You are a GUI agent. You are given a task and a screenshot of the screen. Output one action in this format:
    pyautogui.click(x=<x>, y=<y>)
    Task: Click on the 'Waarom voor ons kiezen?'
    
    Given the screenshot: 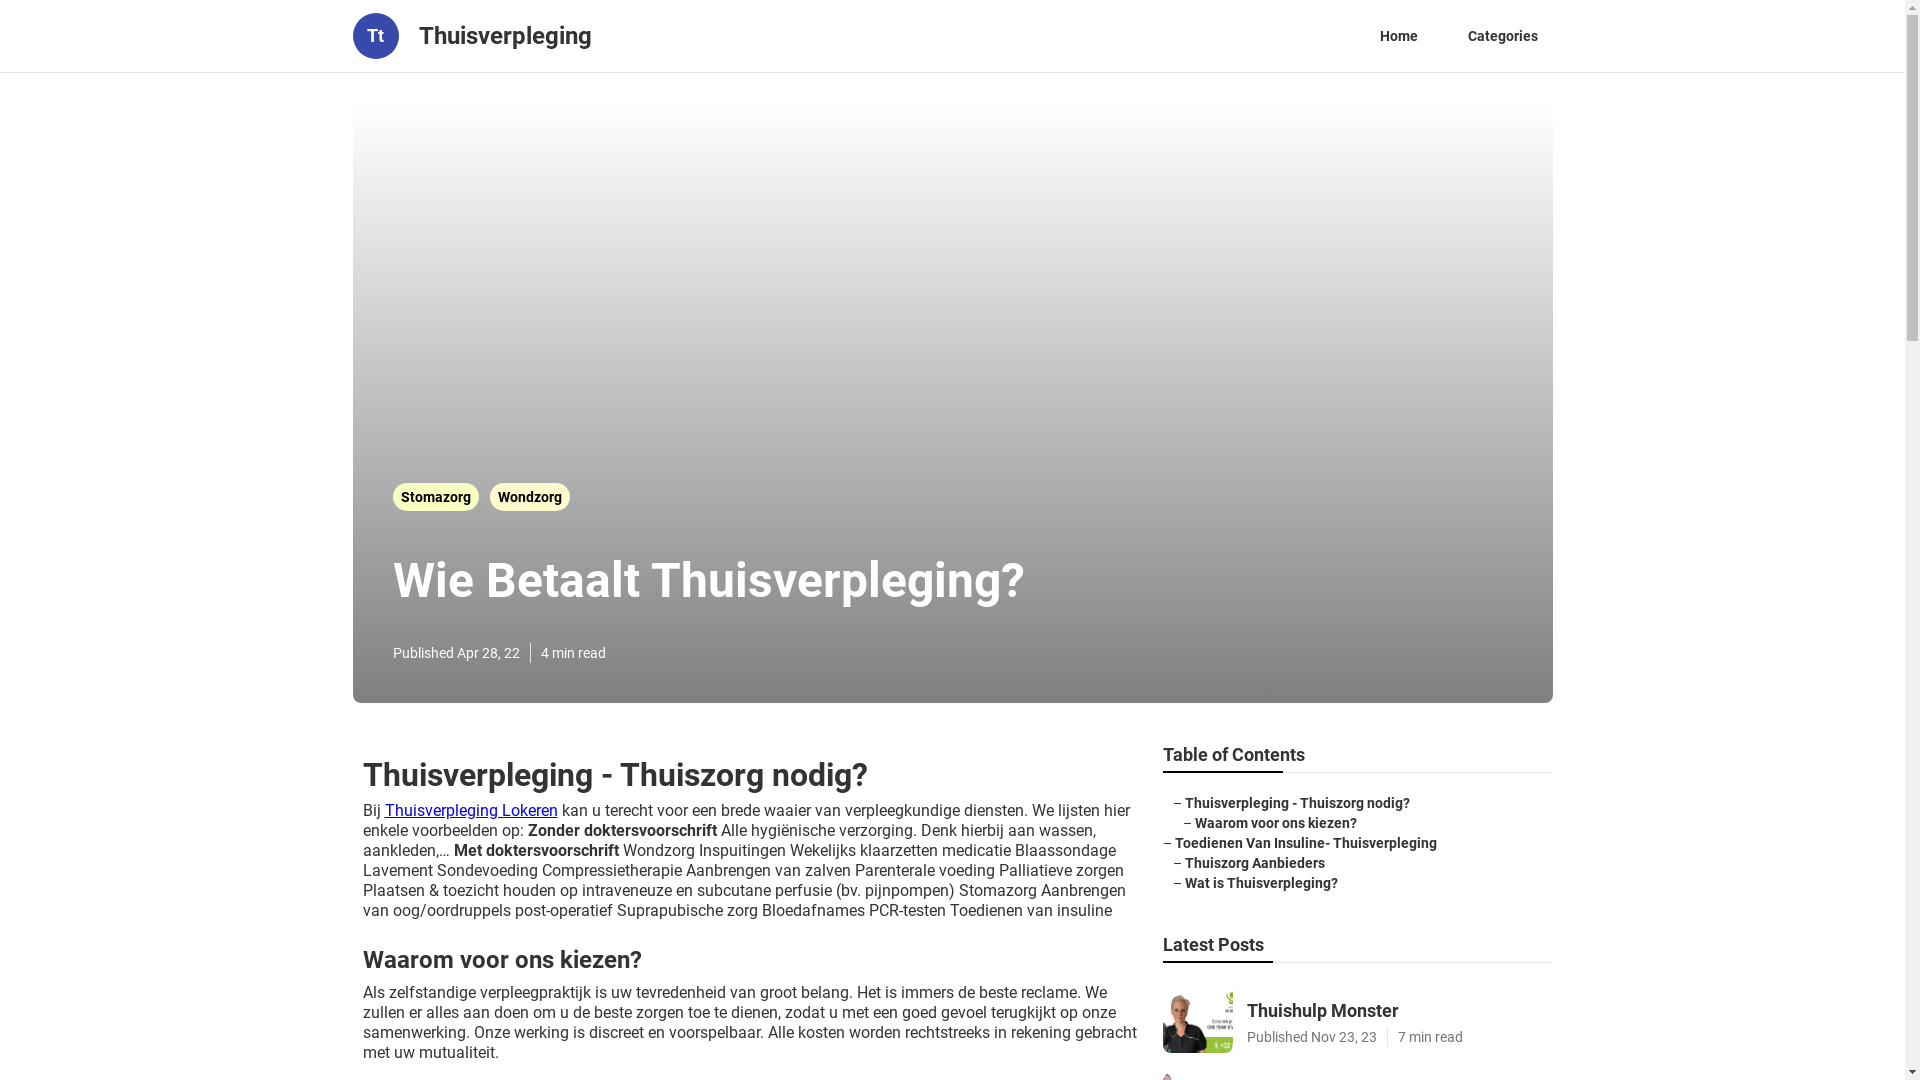 What is the action you would take?
    pyautogui.click(x=1274, y=822)
    